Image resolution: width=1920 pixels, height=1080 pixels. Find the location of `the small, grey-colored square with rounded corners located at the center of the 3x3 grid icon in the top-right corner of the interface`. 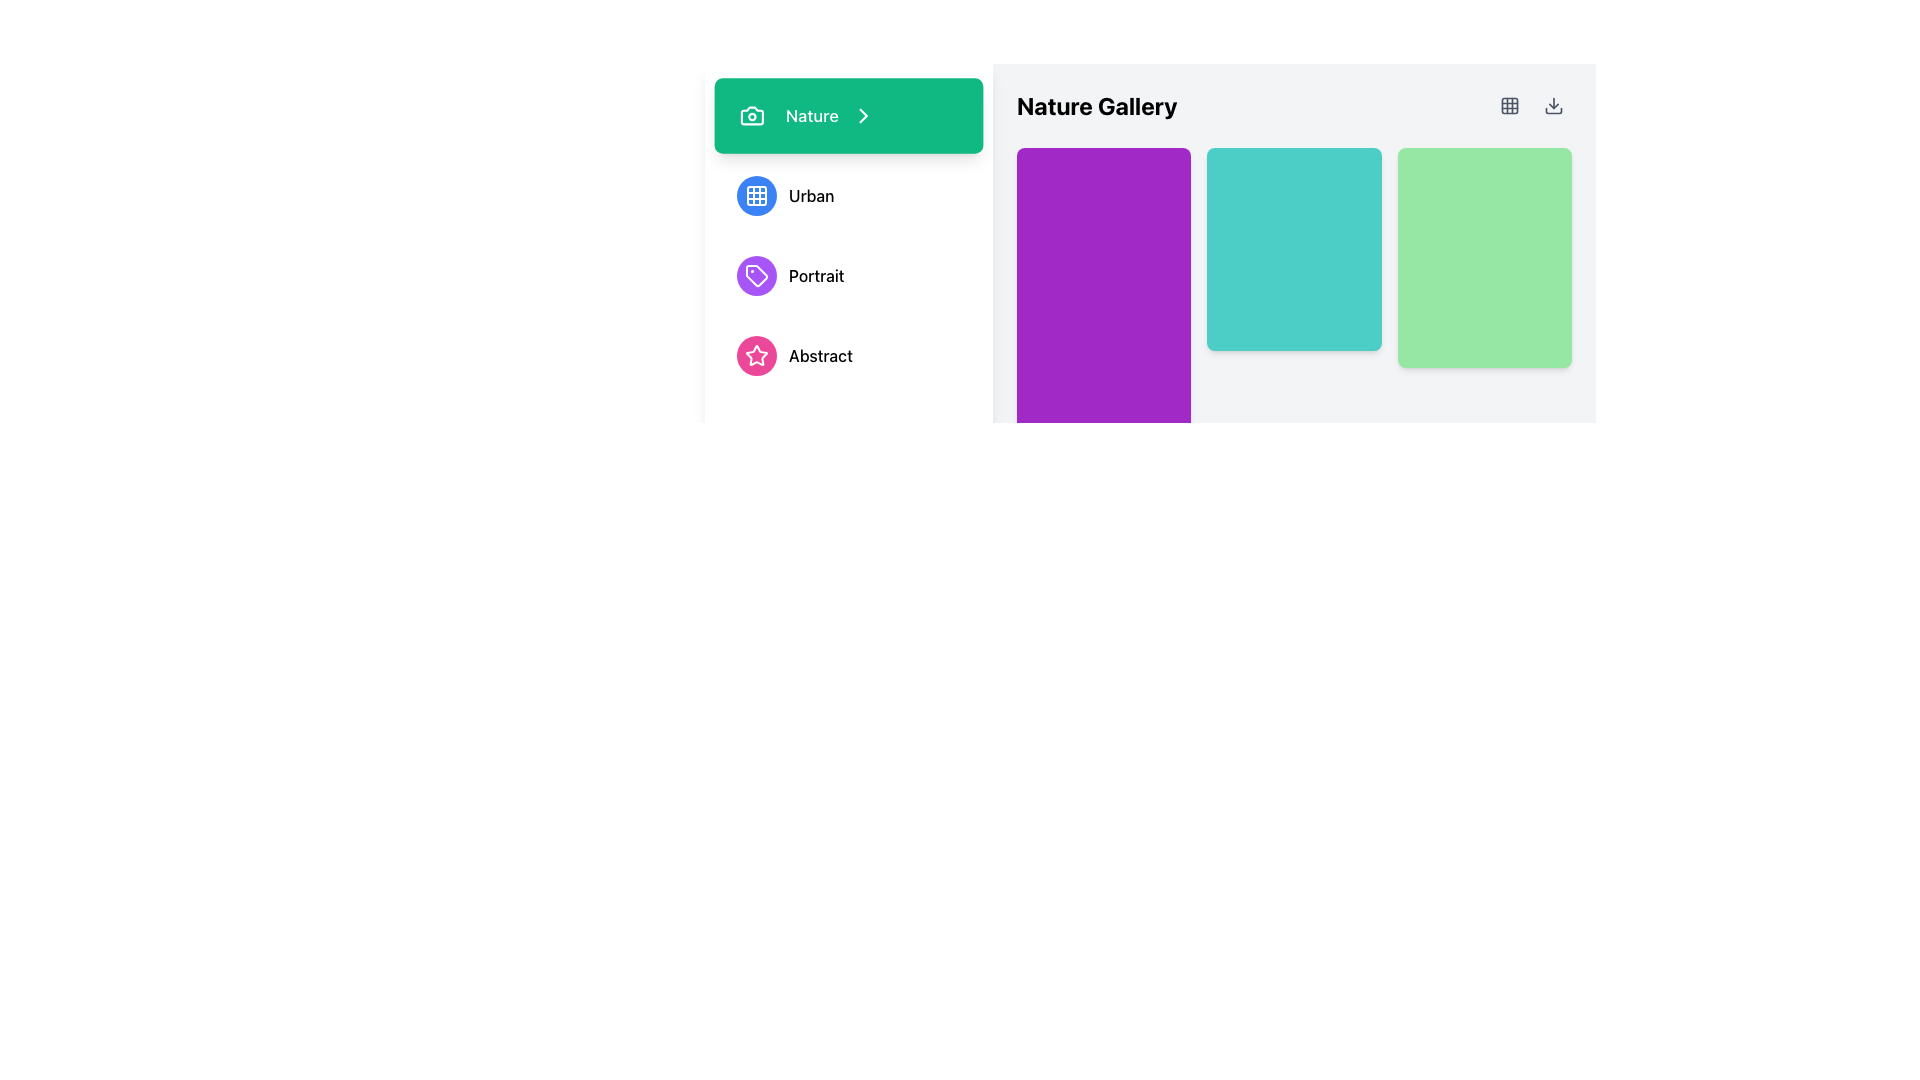

the small, grey-colored square with rounded corners located at the center of the 3x3 grid icon in the top-right corner of the interface is located at coordinates (1510, 105).